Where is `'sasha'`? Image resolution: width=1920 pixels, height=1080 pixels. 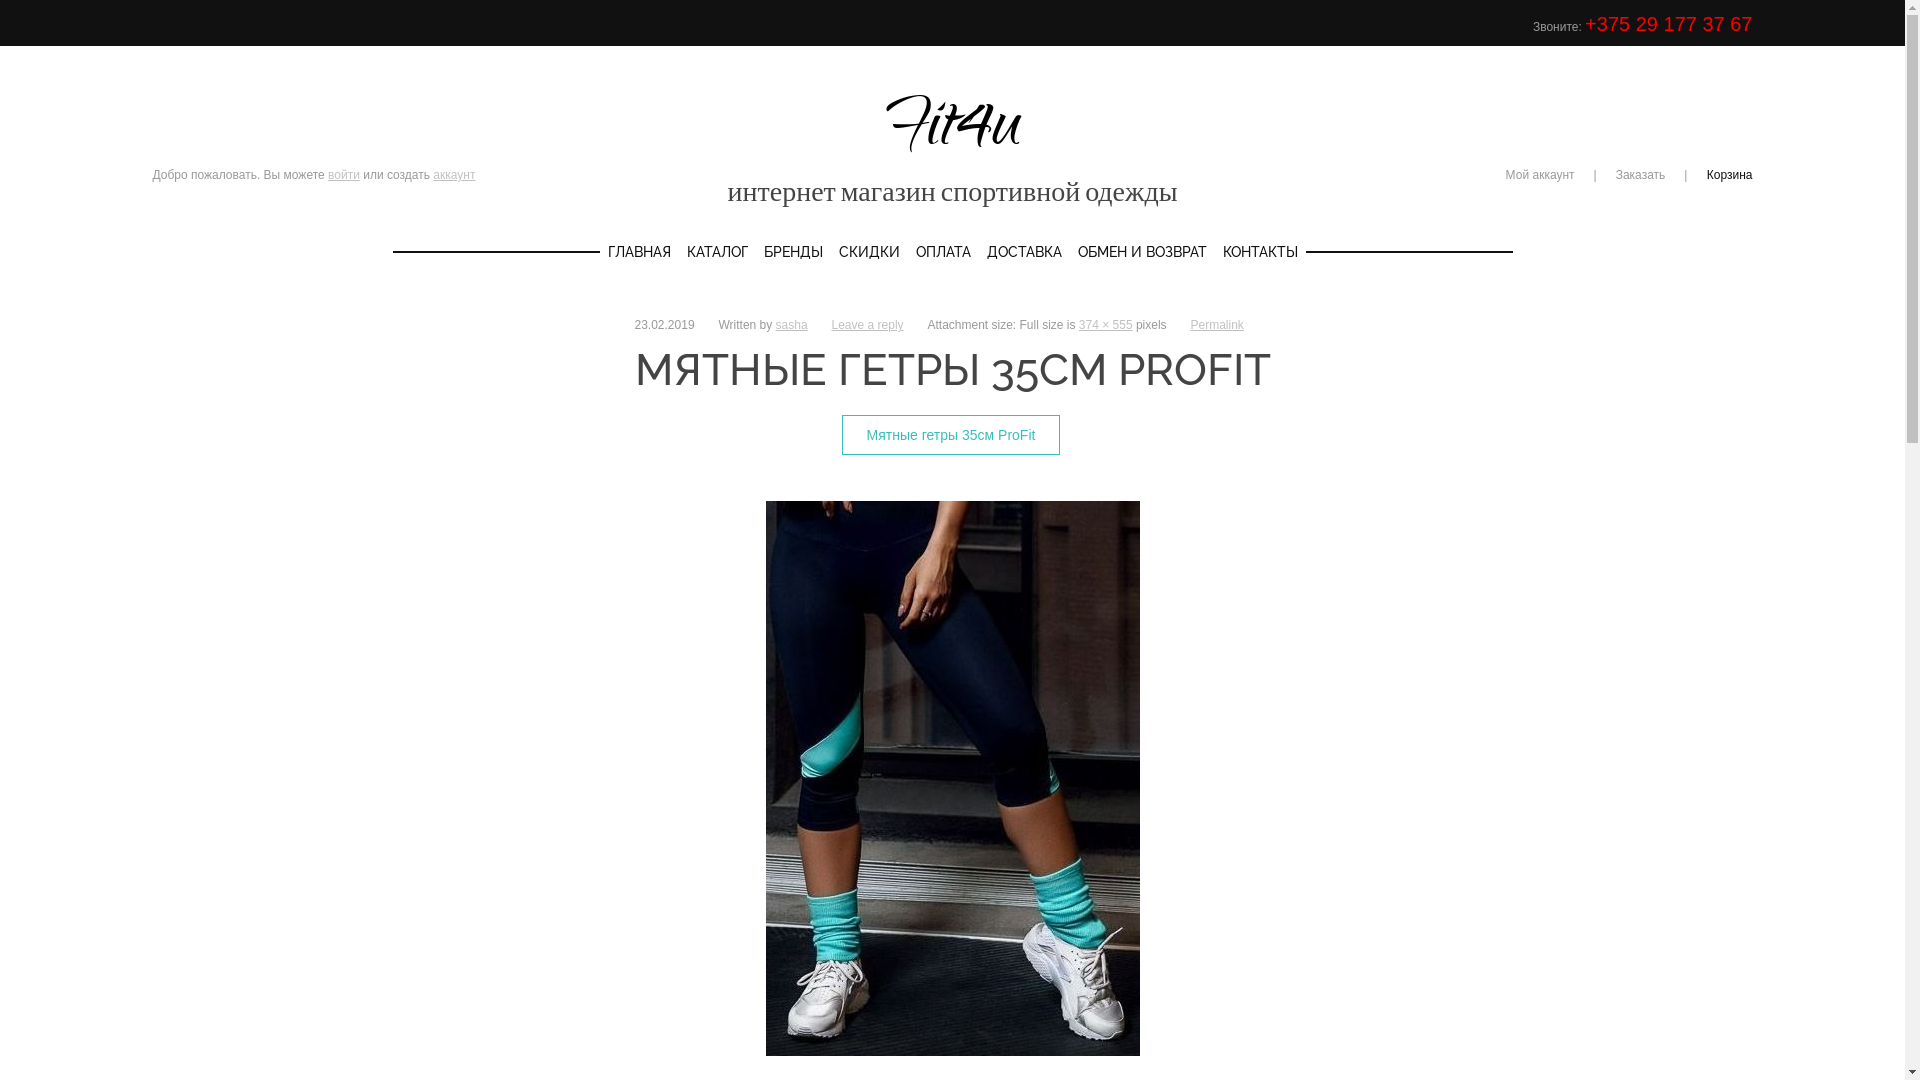 'sasha' is located at coordinates (791, 323).